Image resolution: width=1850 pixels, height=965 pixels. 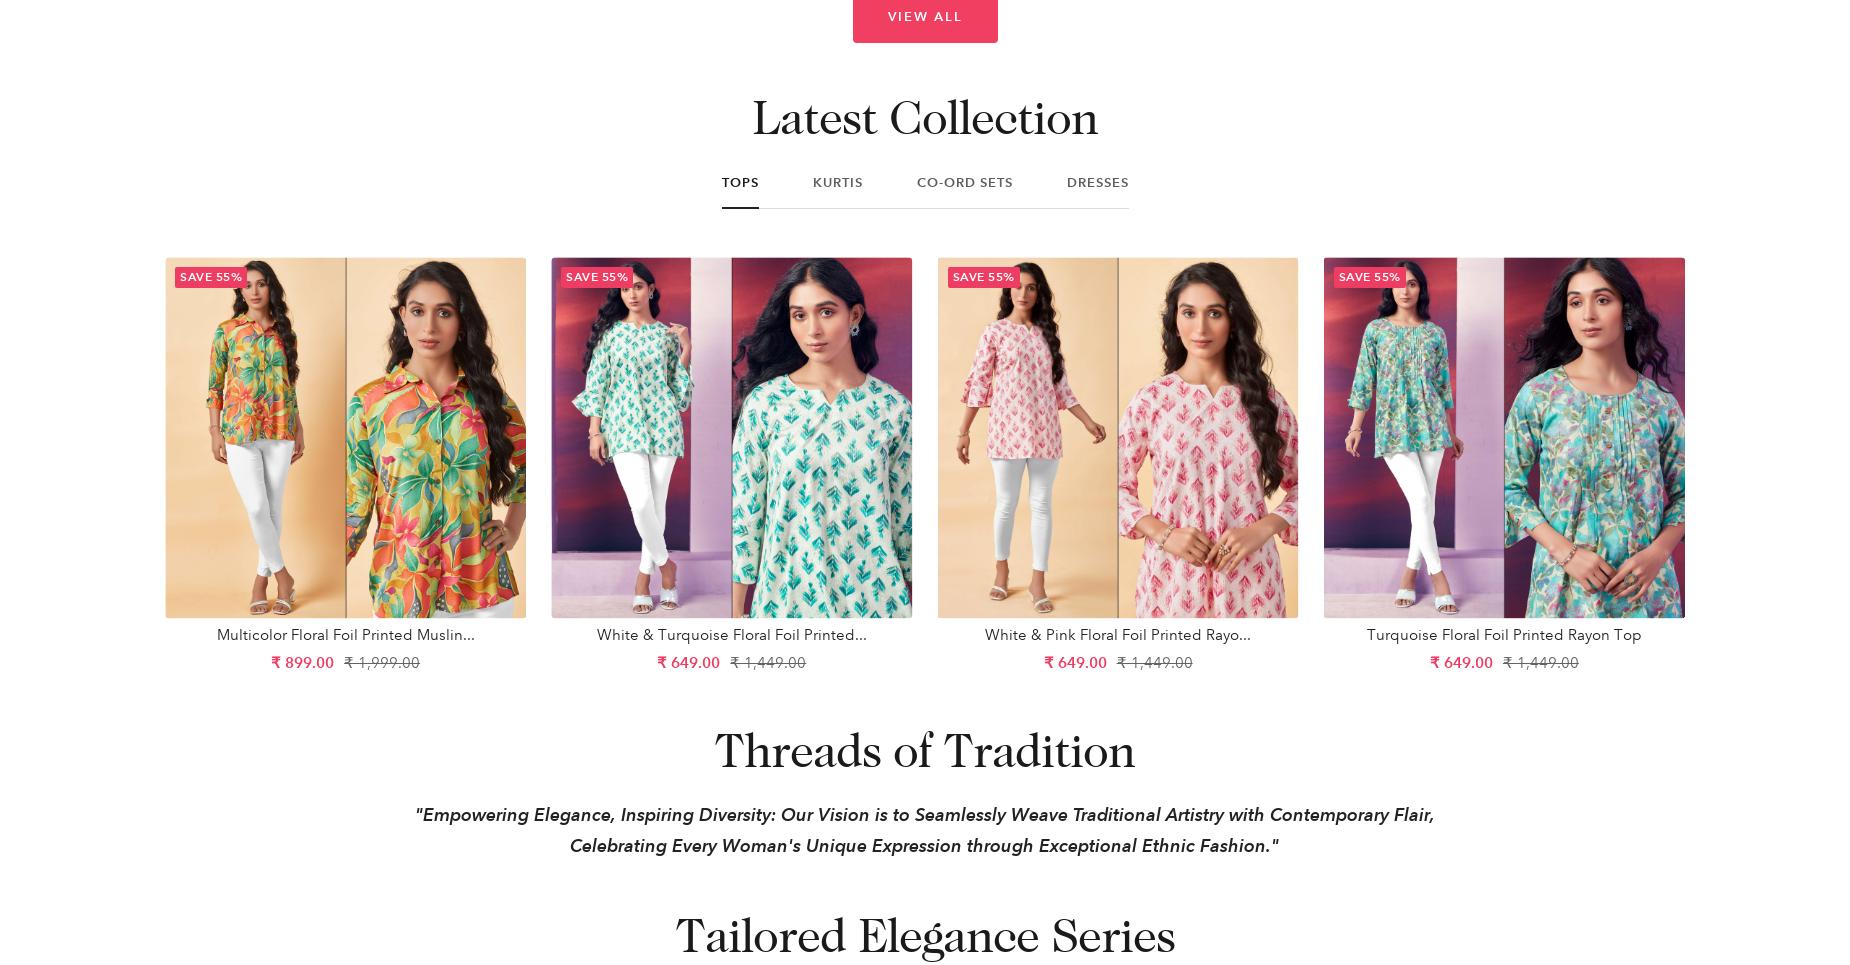 What do you see at coordinates (924, 748) in the screenshot?
I see `'Threads of Tradition'` at bounding box center [924, 748].